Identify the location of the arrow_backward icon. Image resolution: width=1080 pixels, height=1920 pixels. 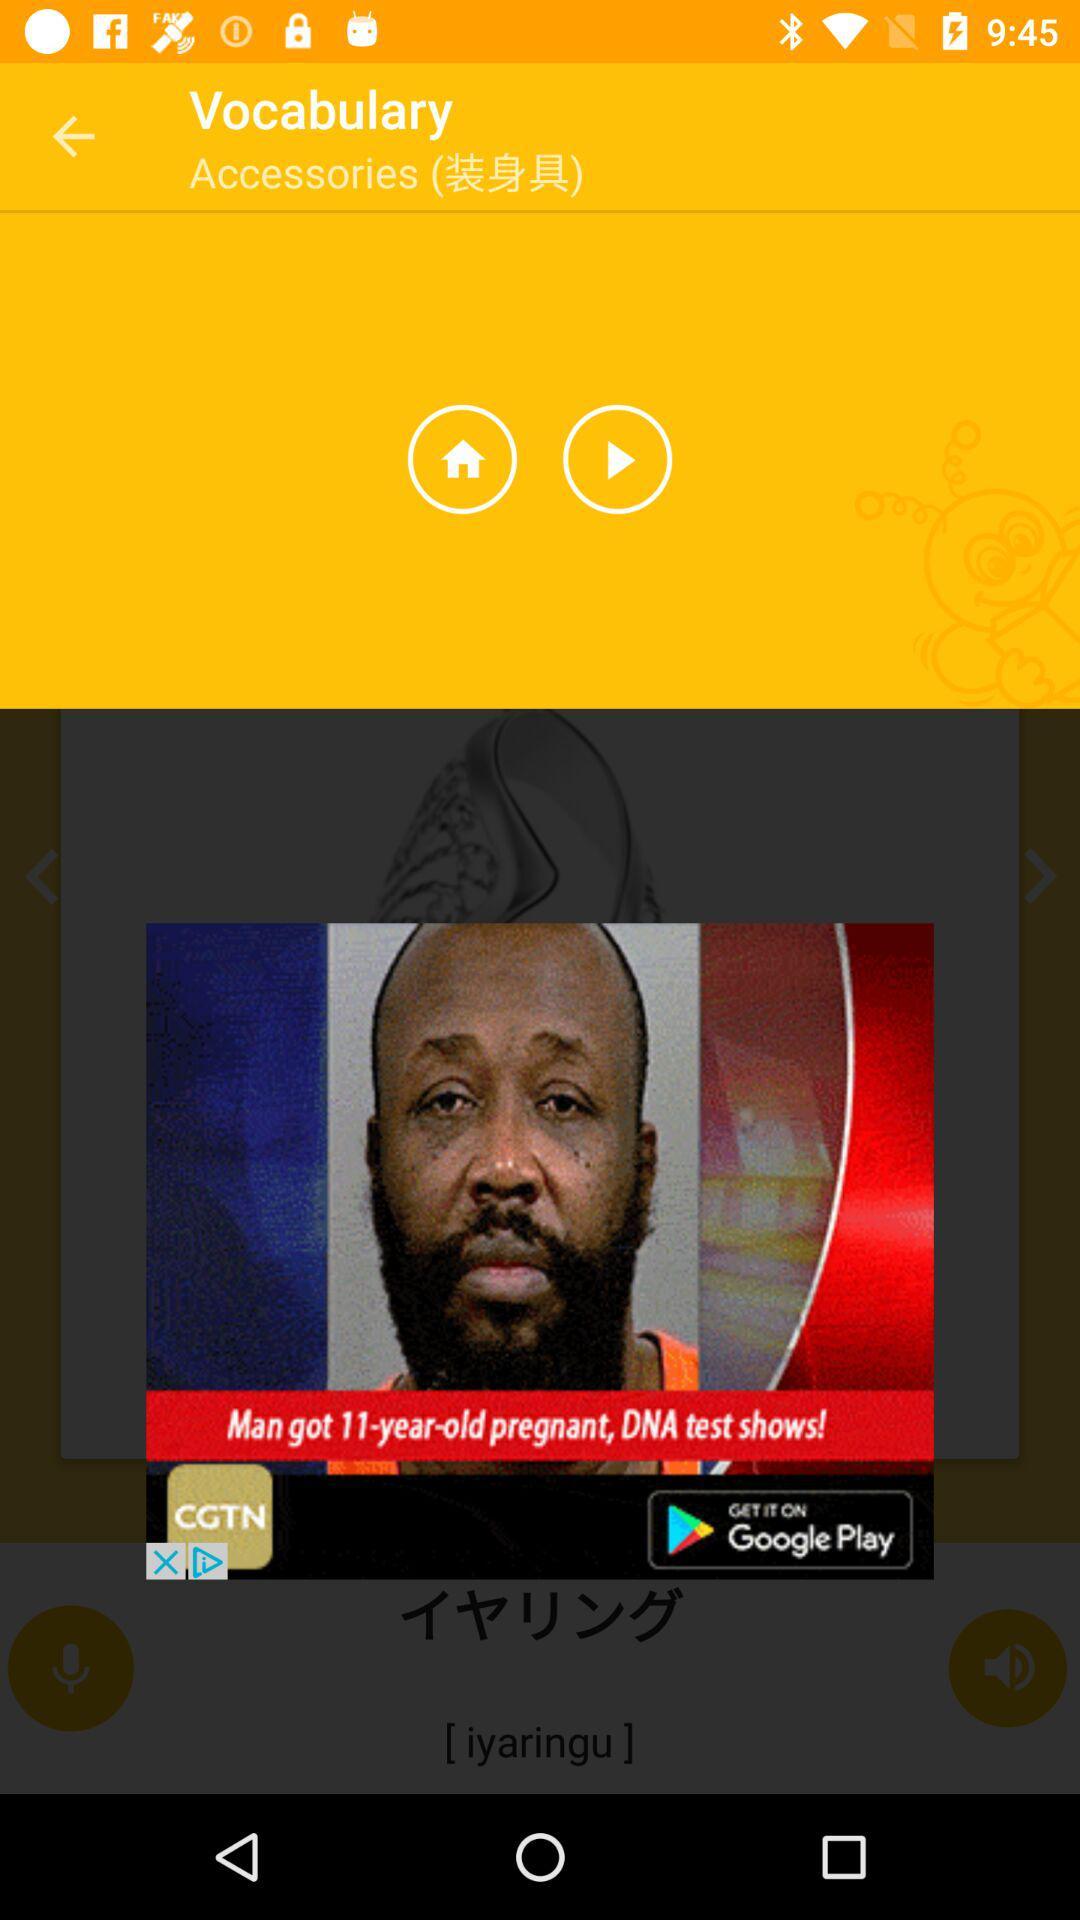
(47, 876).